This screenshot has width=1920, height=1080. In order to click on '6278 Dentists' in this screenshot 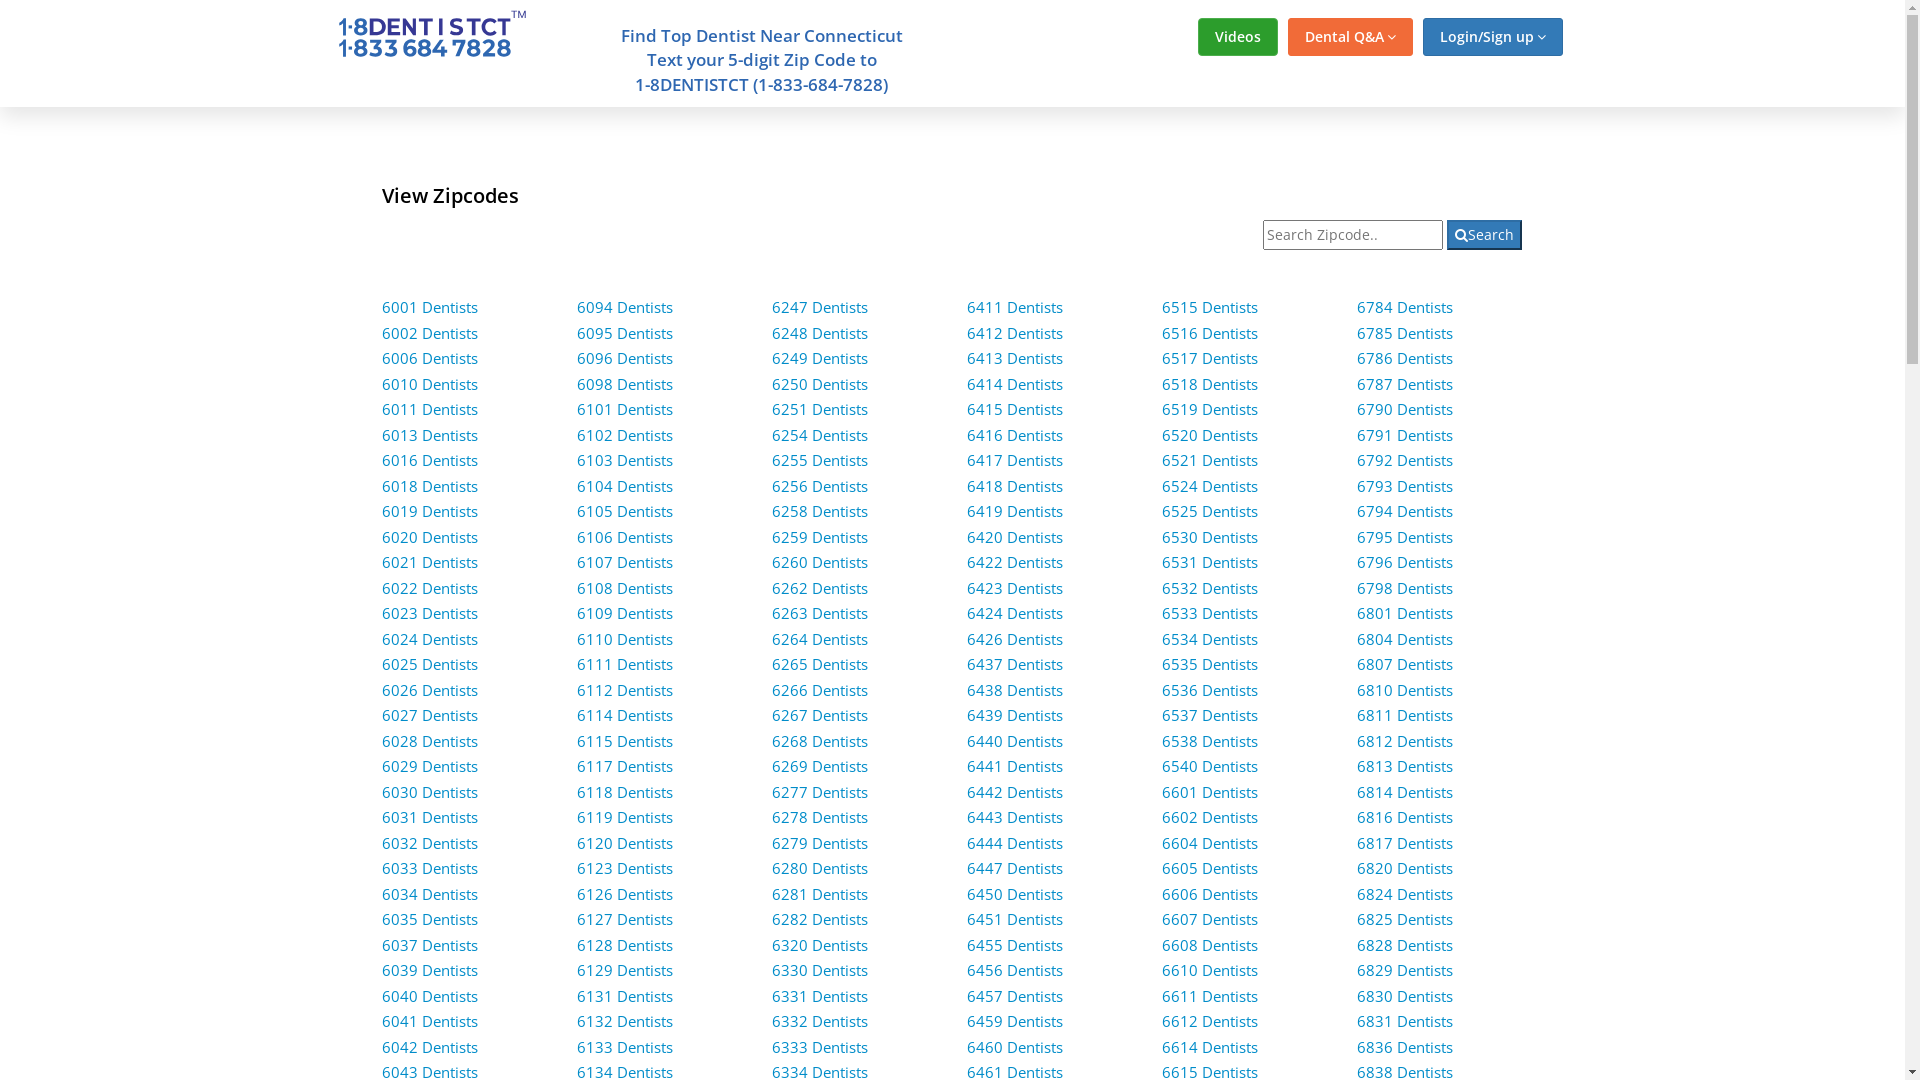, I will do `click(820, 817)`.